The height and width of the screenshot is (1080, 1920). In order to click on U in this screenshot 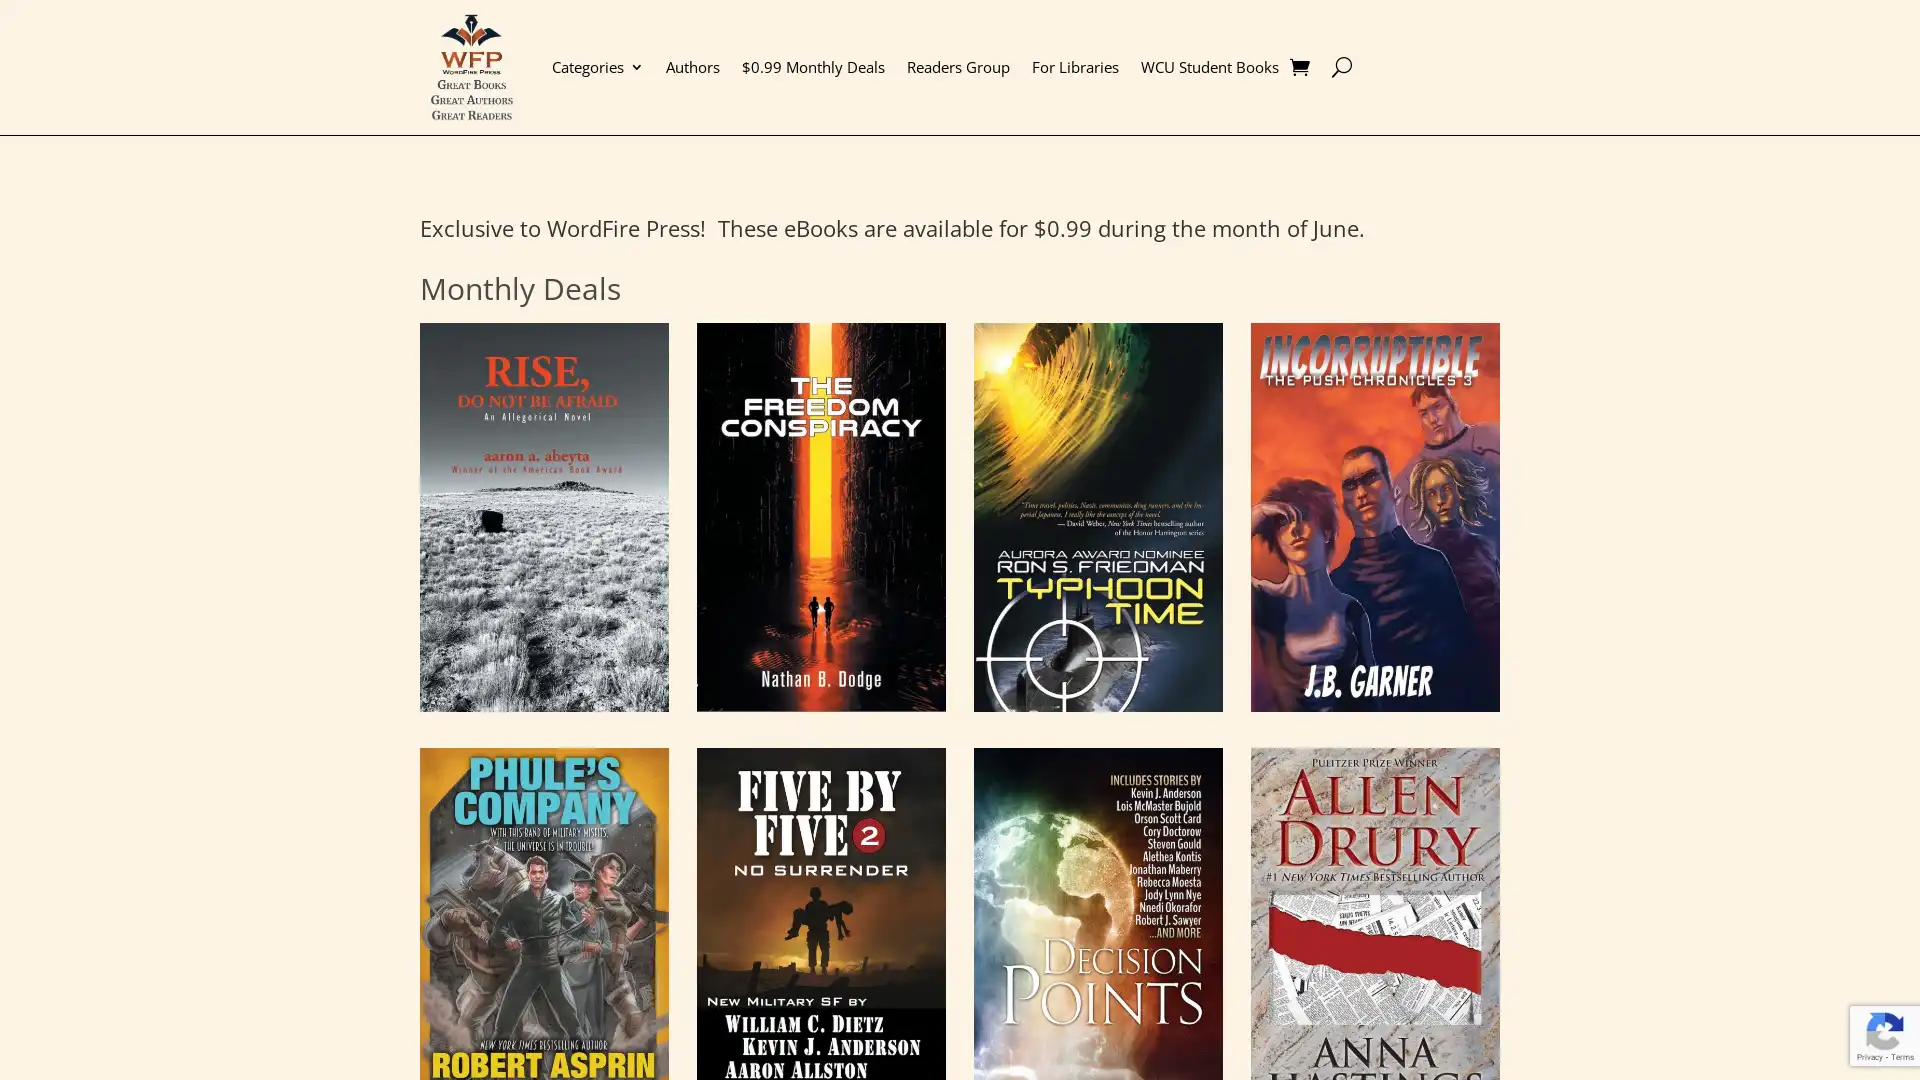, I will do `click(1340, 65)`.